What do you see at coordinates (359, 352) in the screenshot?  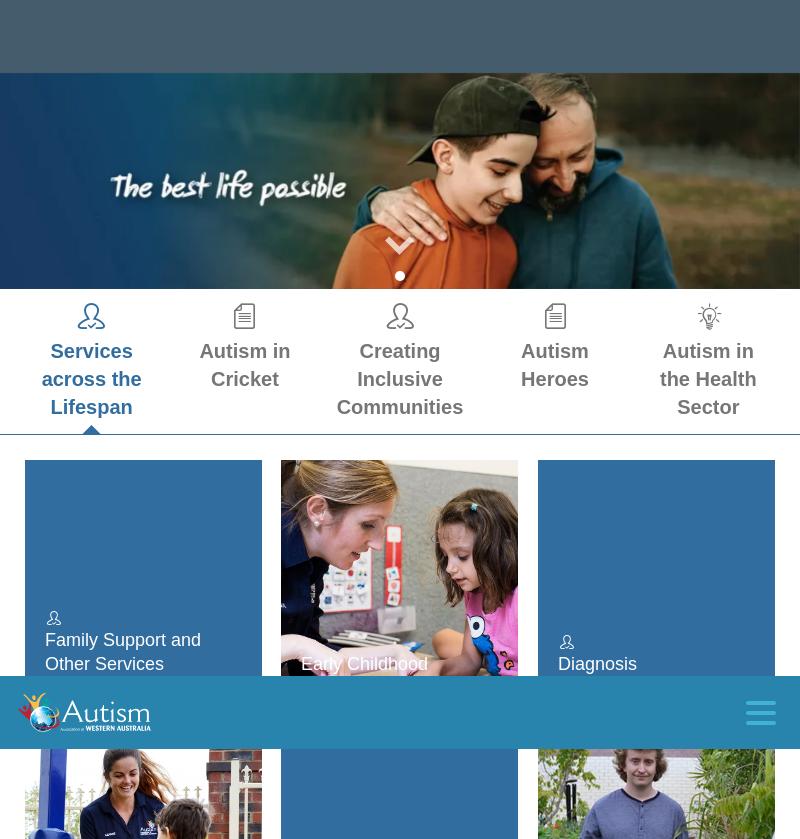 I see `'Make a difference today'` at bounding box center [359, 352].